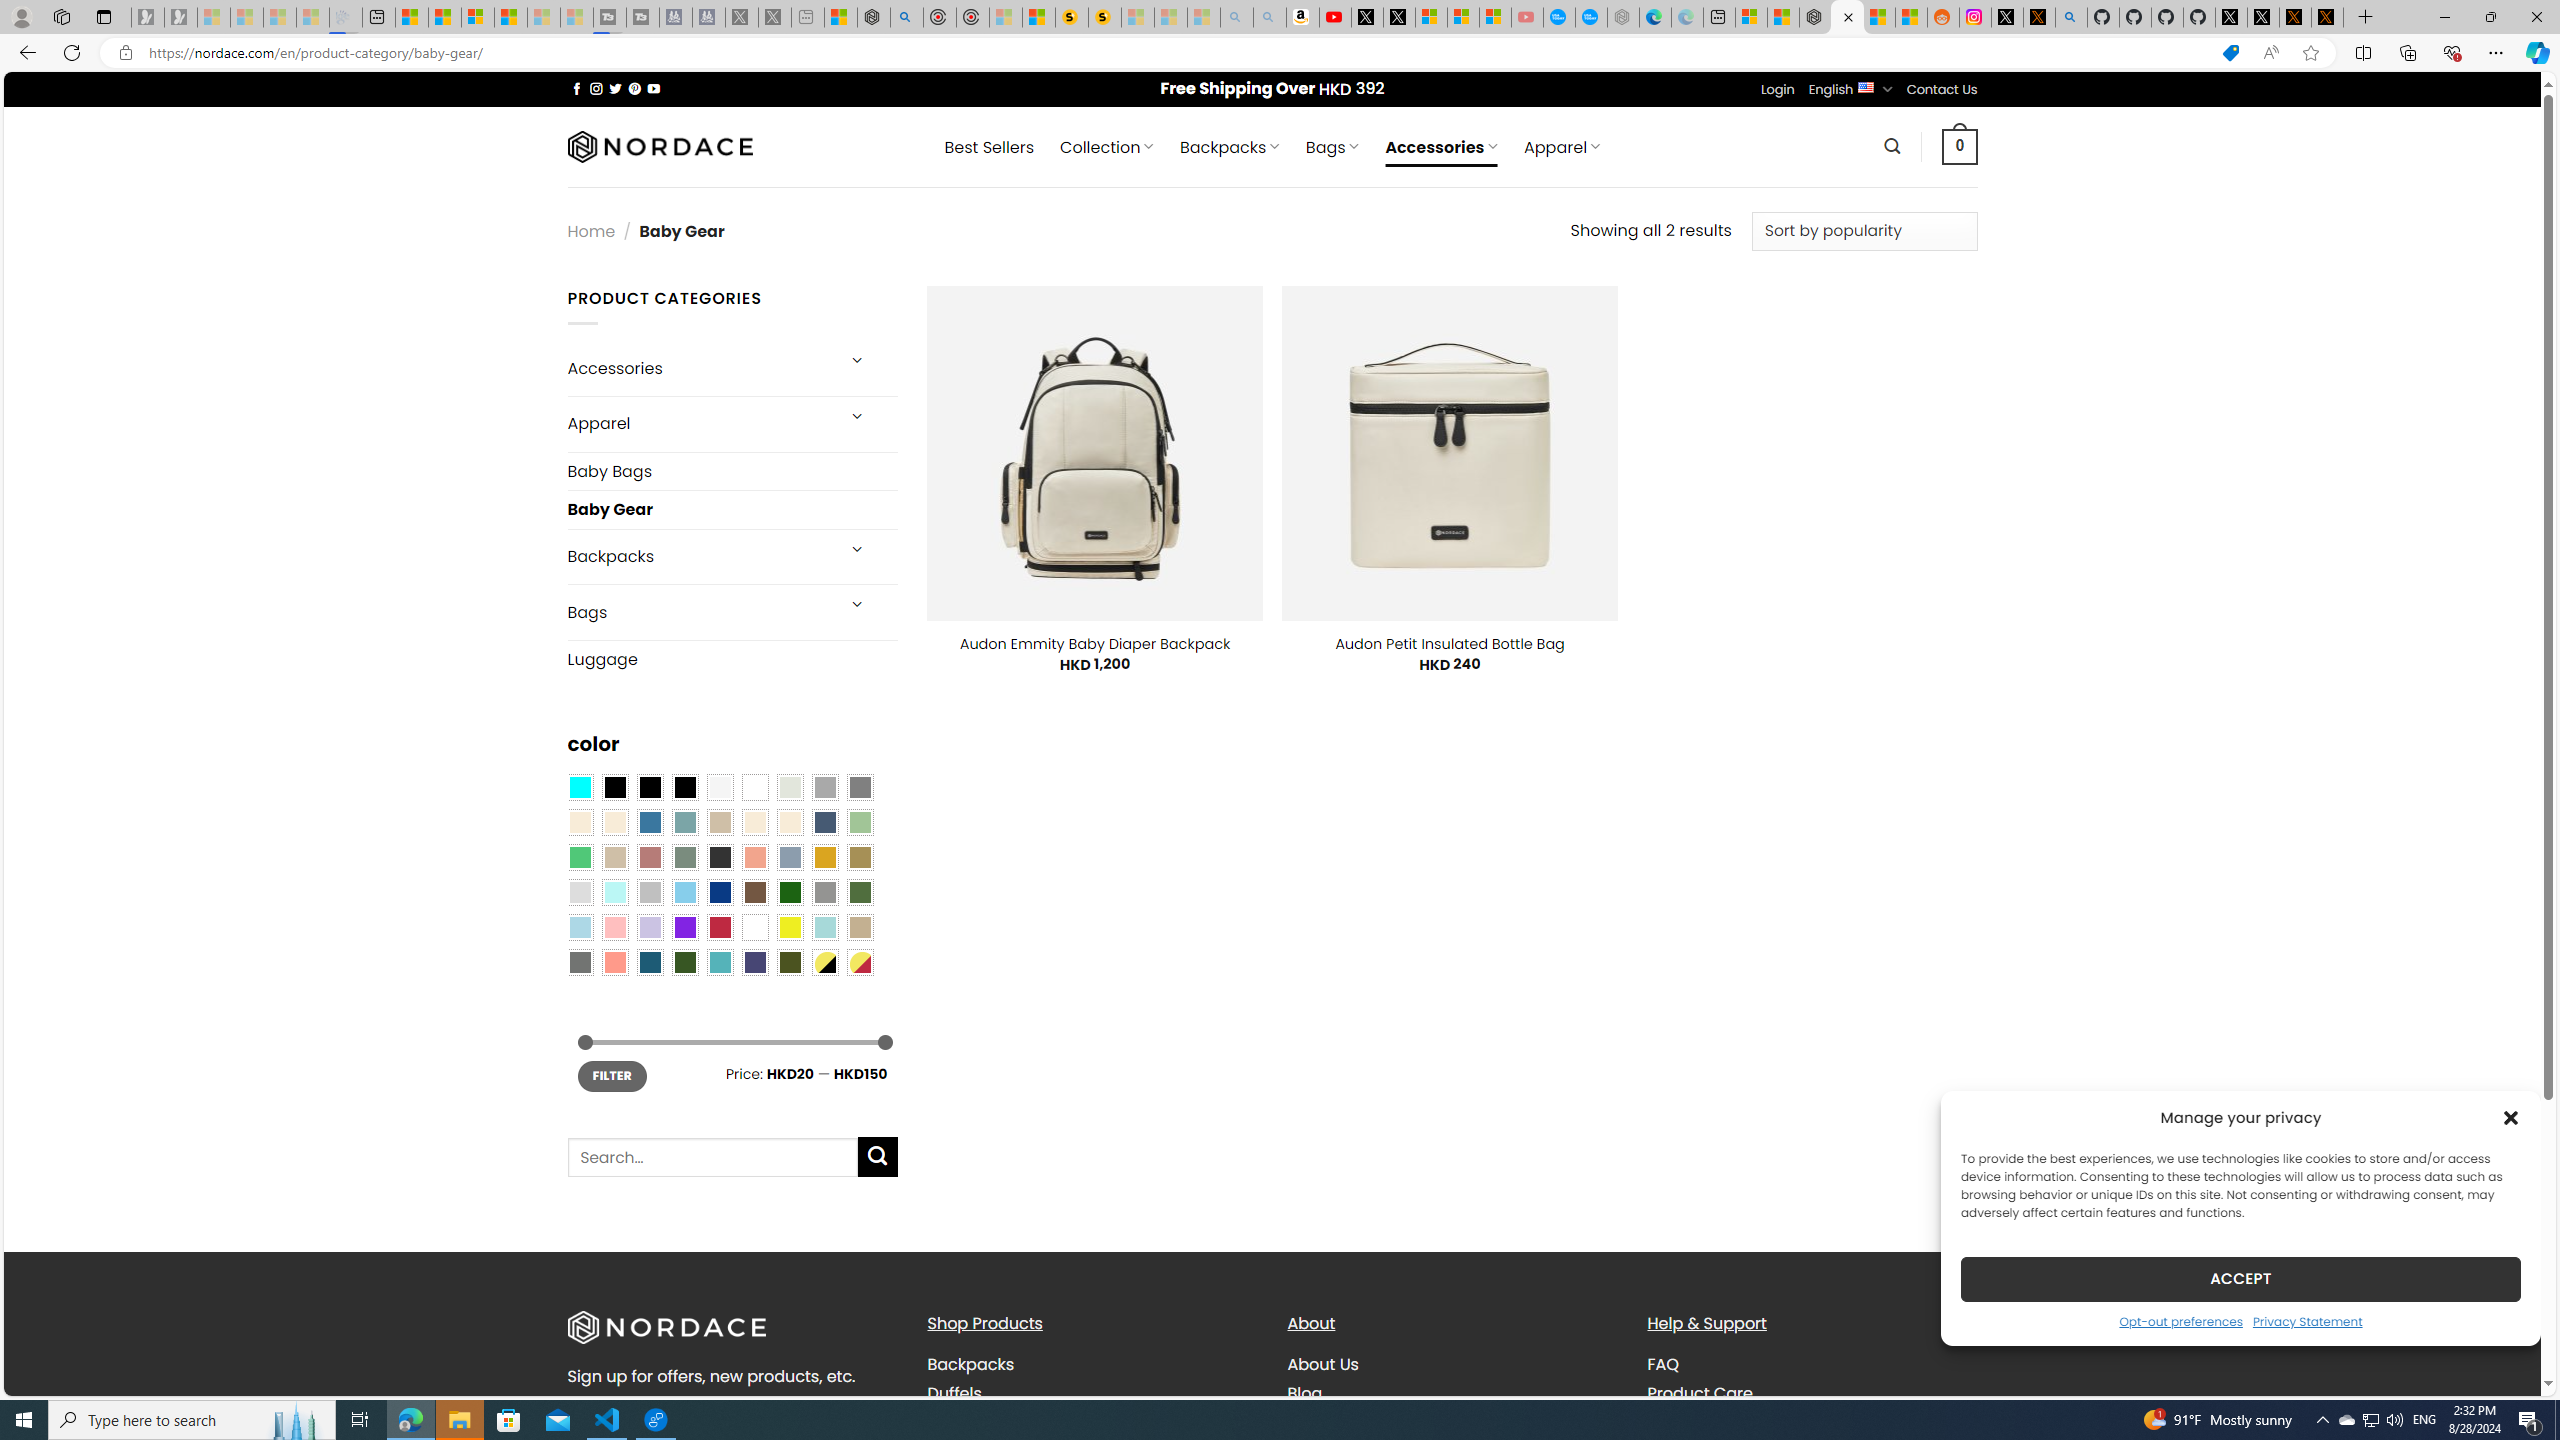 The width and height of the screenshot is (2560, 1440). What do you see at coordinates (823, 926) in the screenshot?
I see `'Aqua'` at bounding box center [823, 926].